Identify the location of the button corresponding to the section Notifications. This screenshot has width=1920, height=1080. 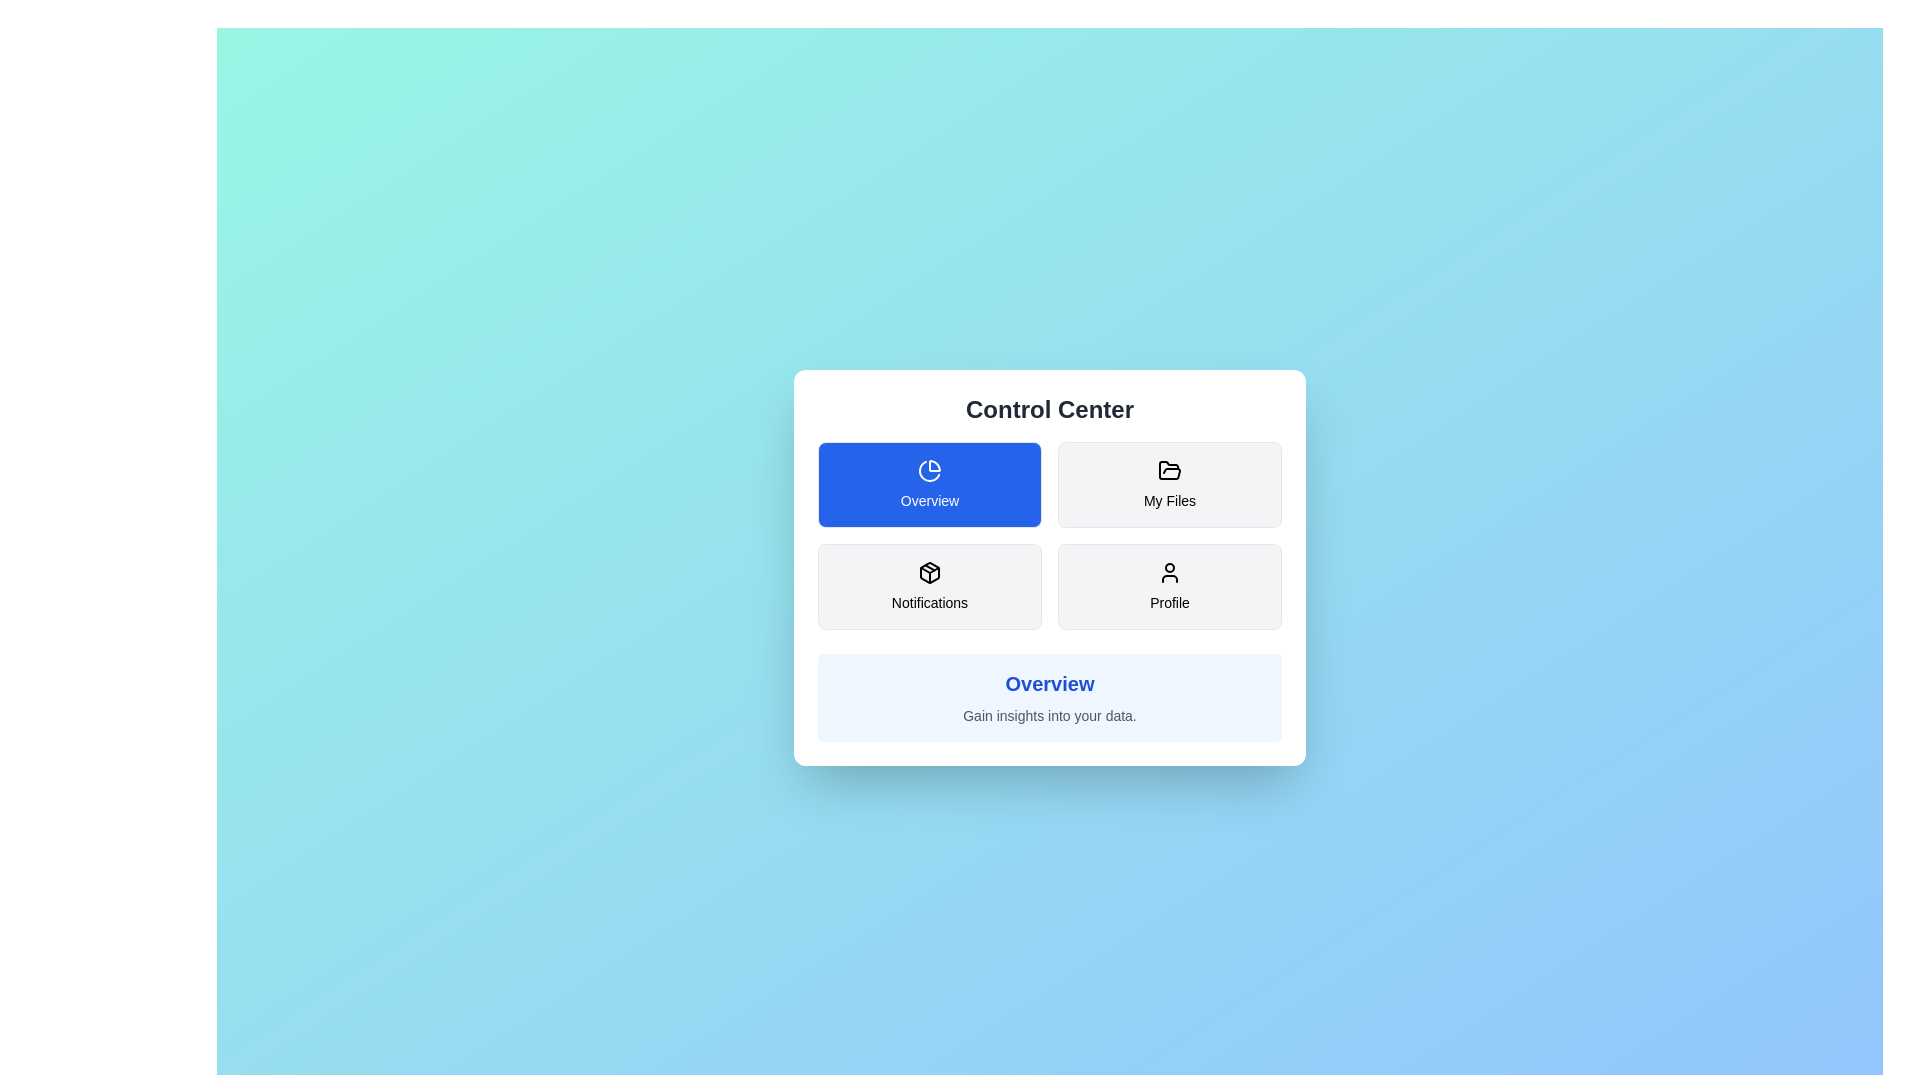
(929, 585).